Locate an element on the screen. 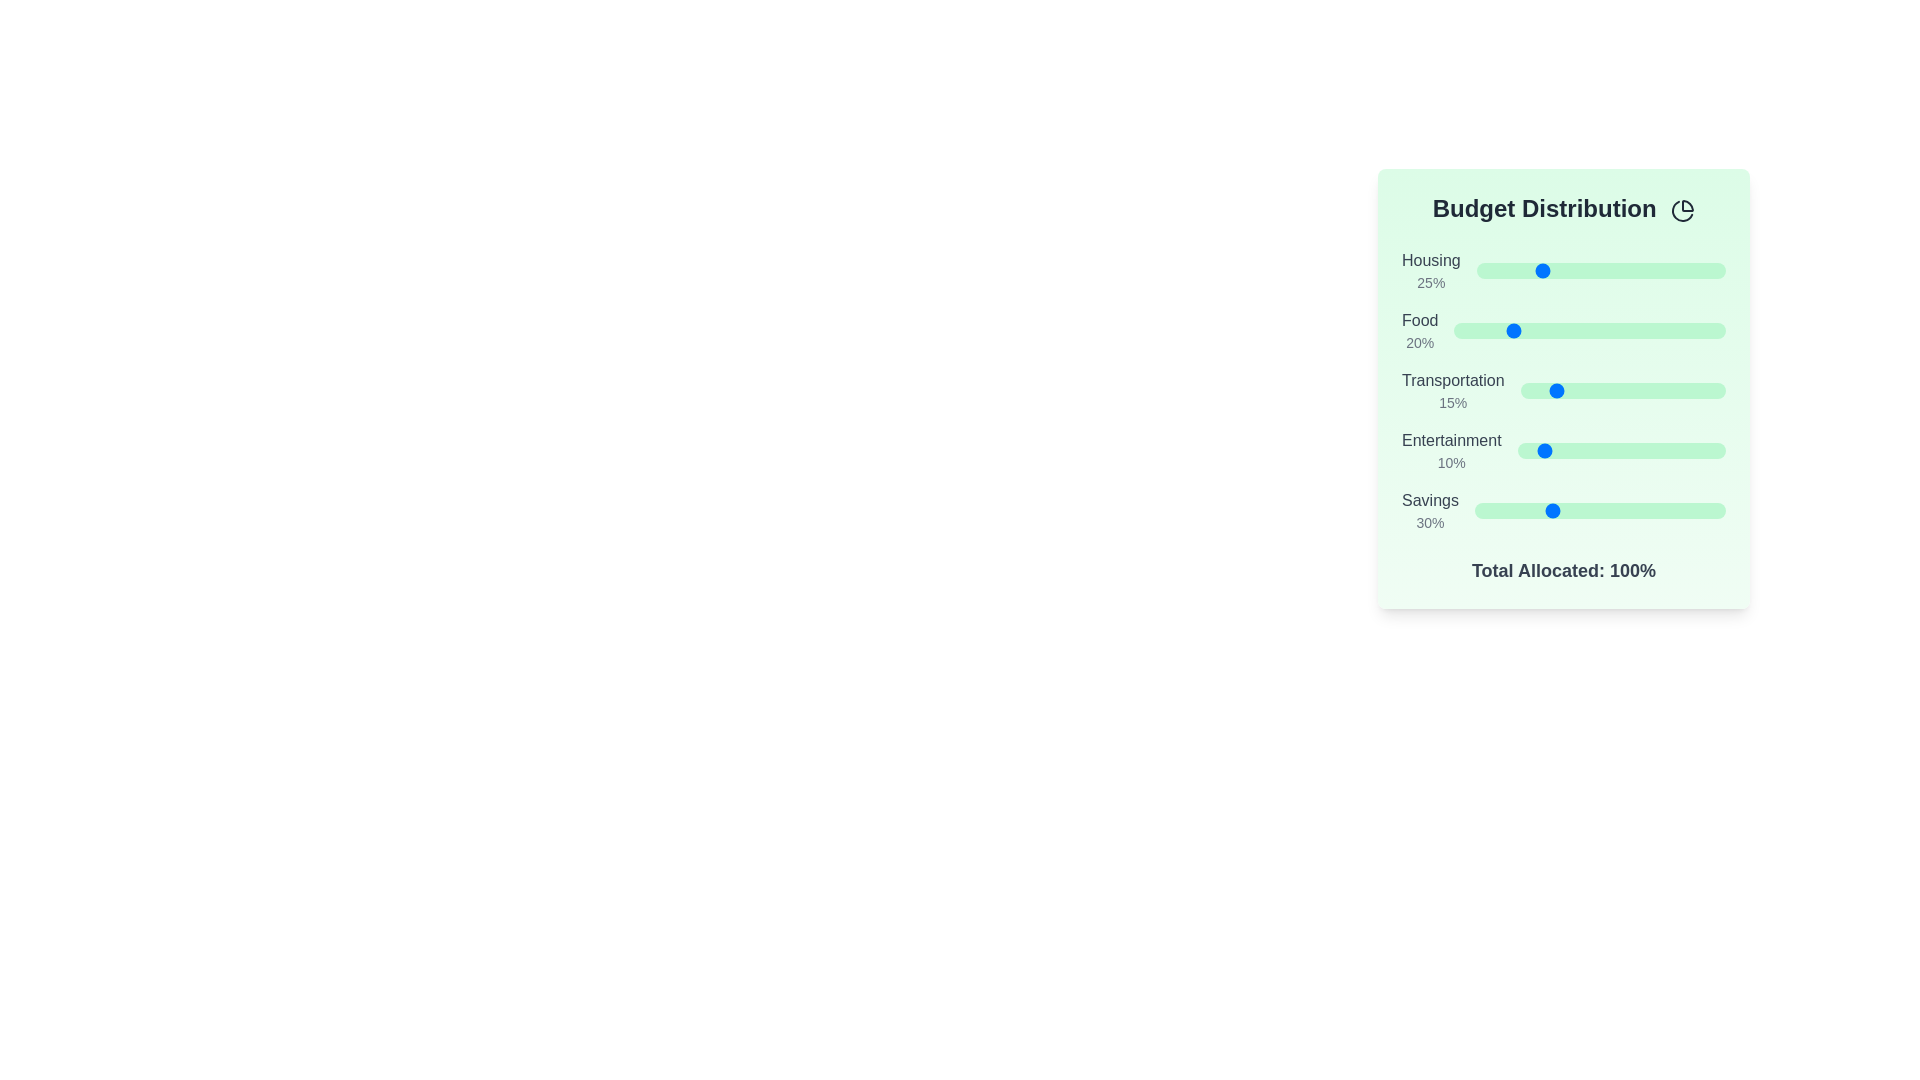 The height and width of the screenshot is (1080, 1920). the Transportation slider to 78% is located at coordinates (1680, 390).